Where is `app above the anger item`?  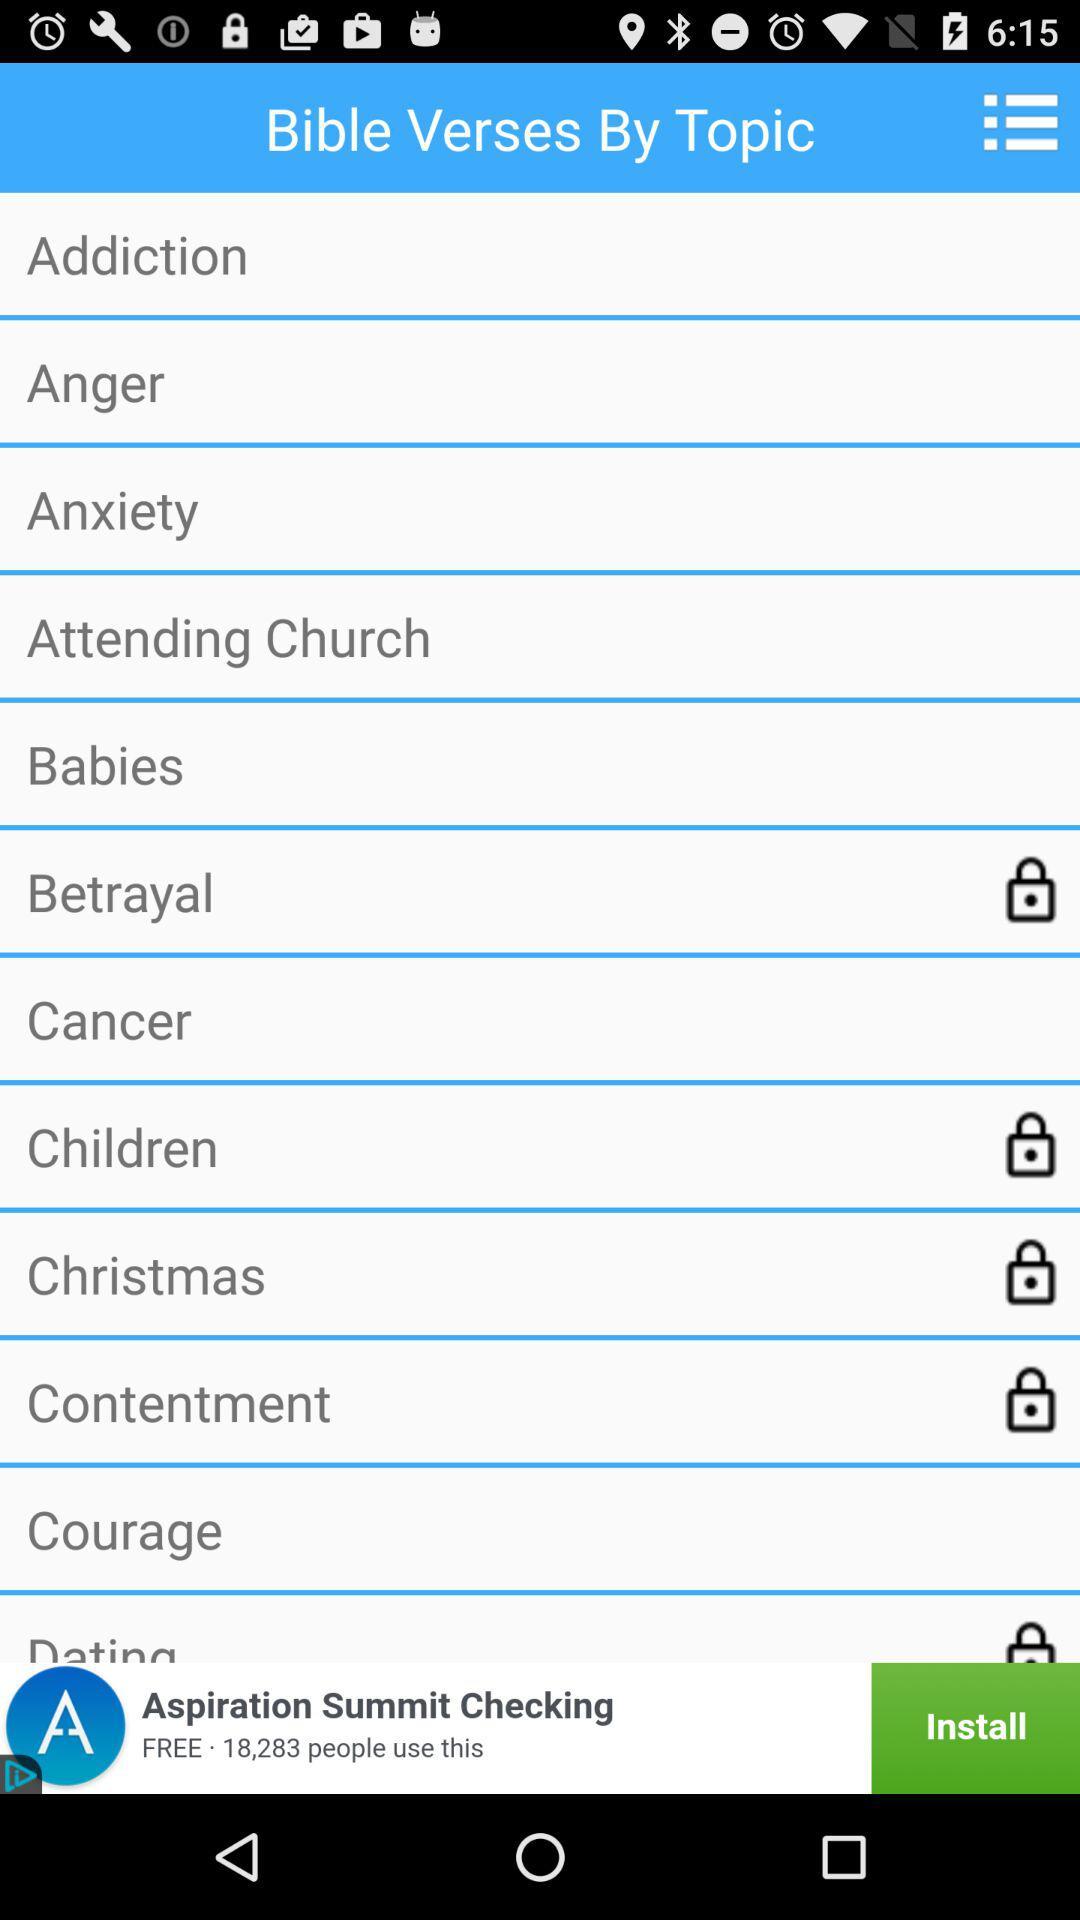 app above the anger item is located at coordinates (540, 252).